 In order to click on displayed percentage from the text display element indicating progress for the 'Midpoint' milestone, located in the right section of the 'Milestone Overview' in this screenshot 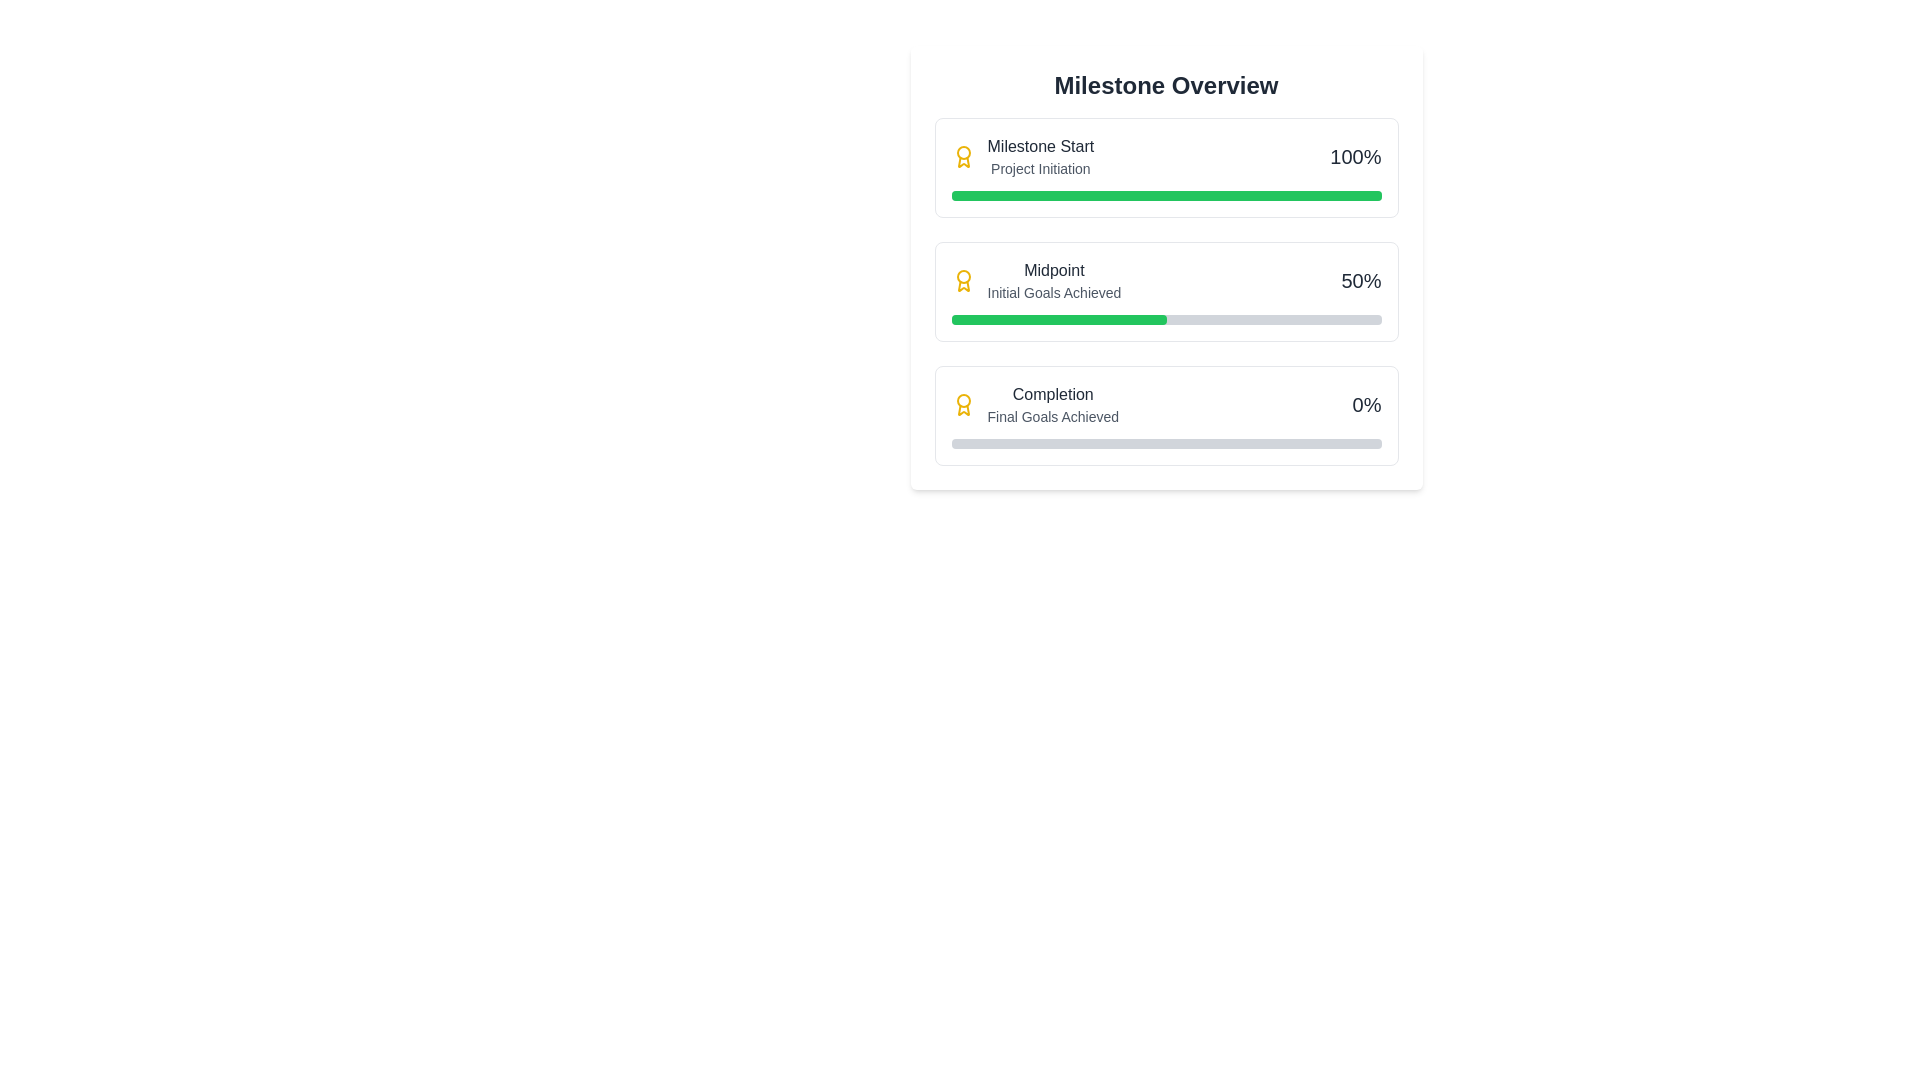, I will do `click(1360, 281)`.